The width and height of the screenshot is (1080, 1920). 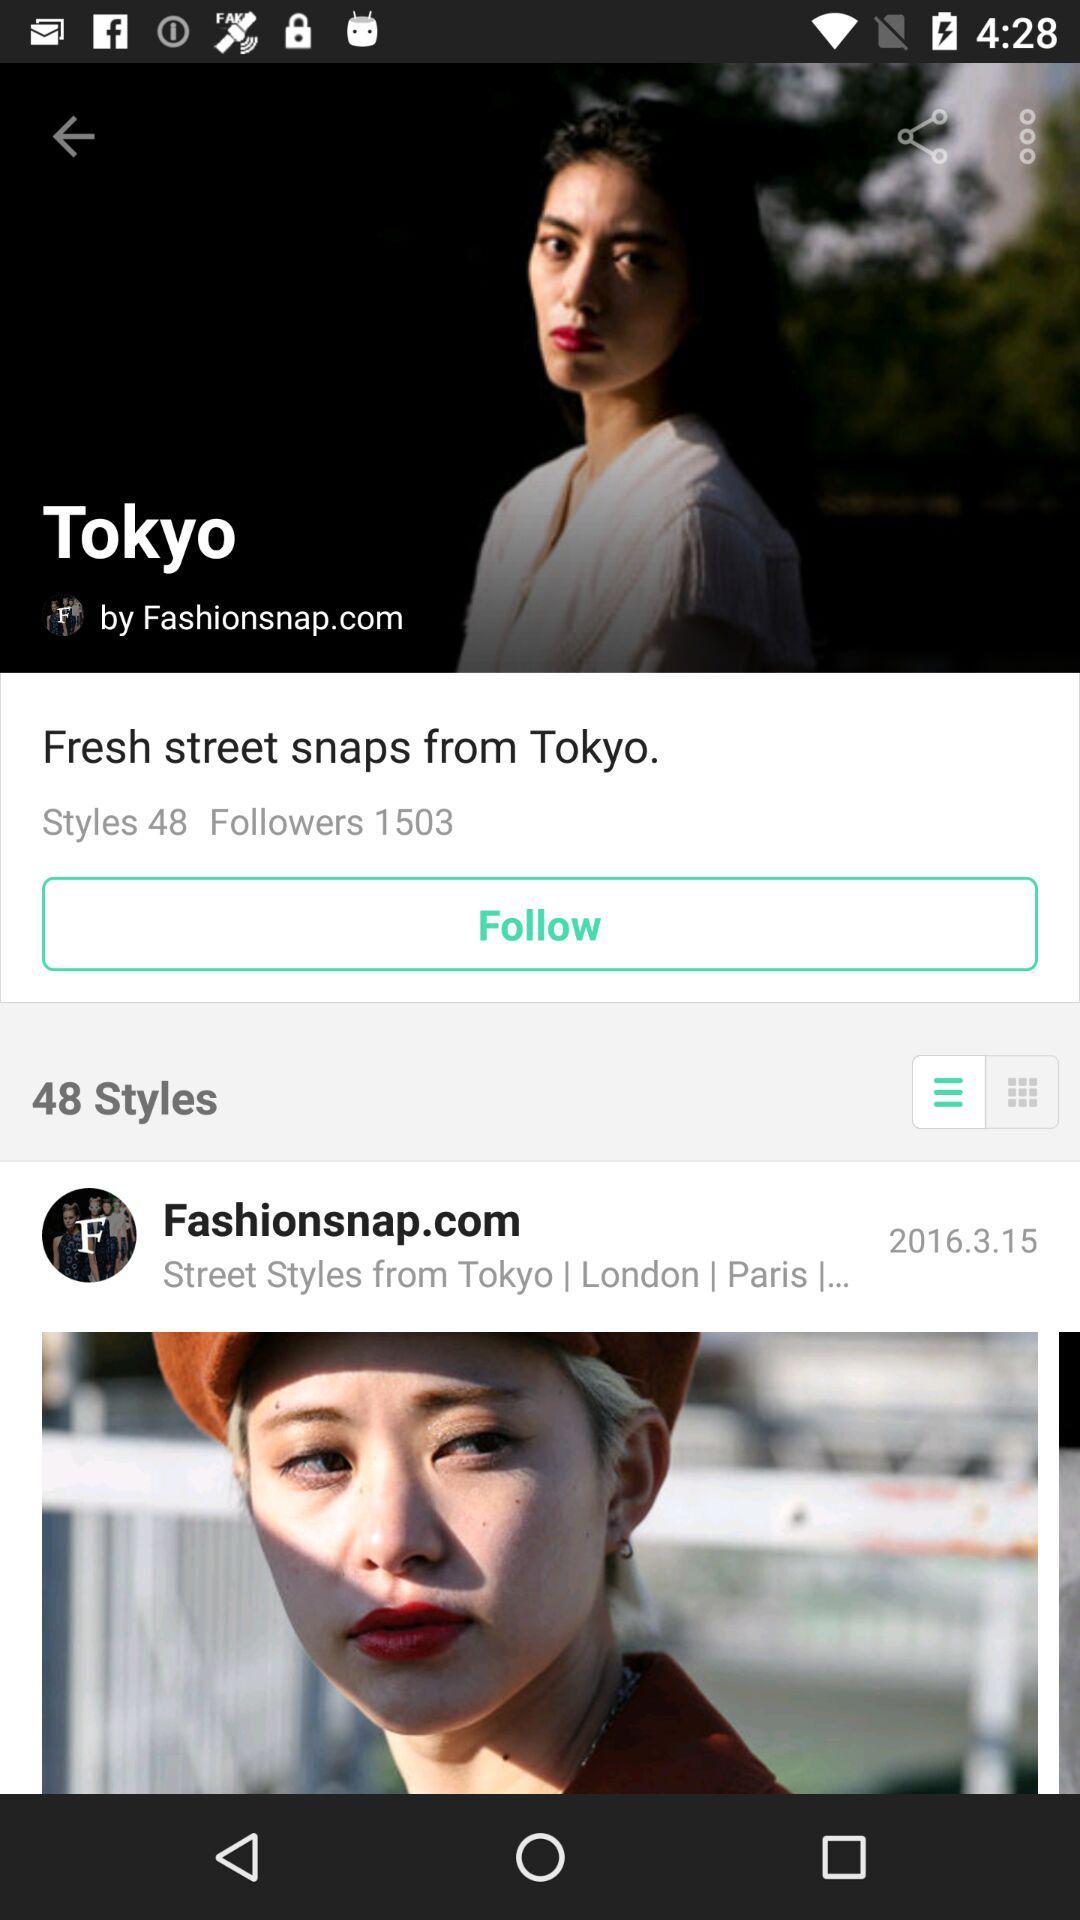 I want to click on link to profile, so click(x=88, y=1234).